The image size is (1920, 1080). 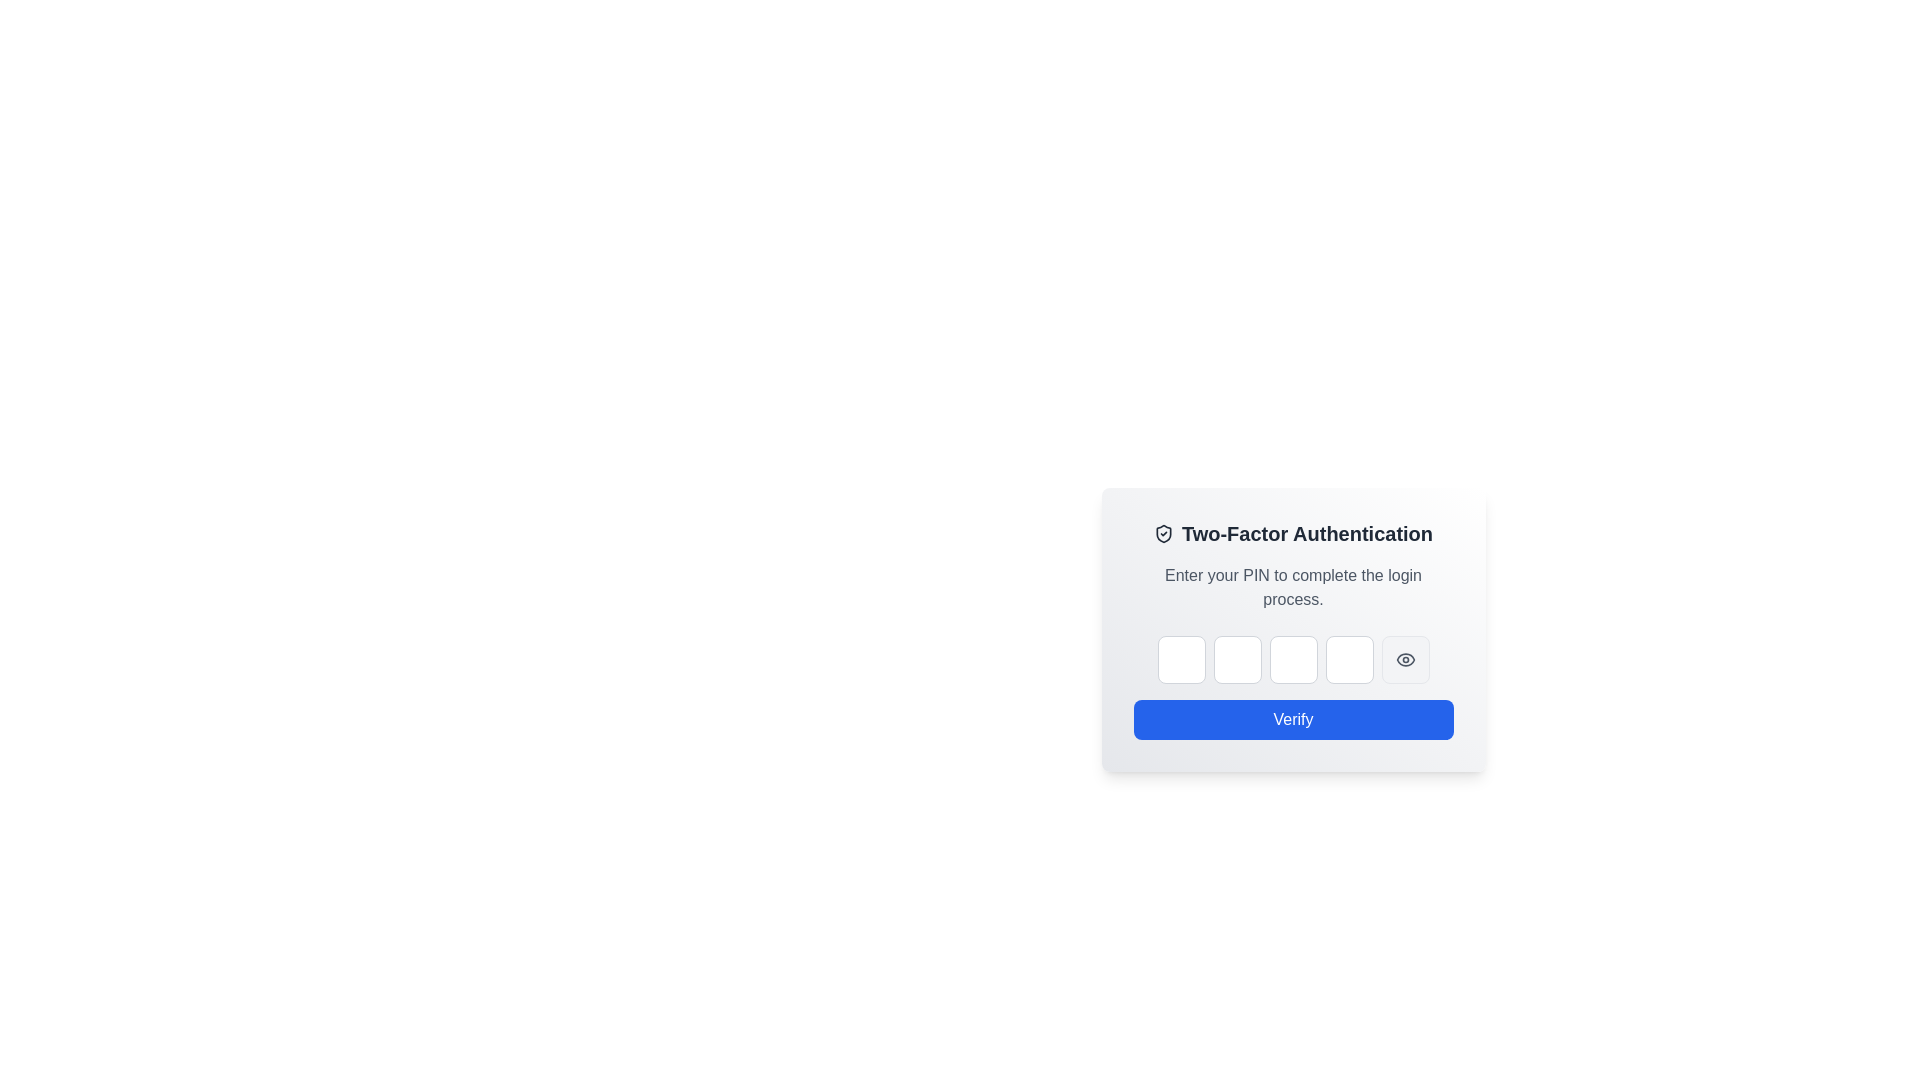 I want to click on shield icon representing security within the Two-Factor Authentication modal header for design details, so click(x=1163, y=532).